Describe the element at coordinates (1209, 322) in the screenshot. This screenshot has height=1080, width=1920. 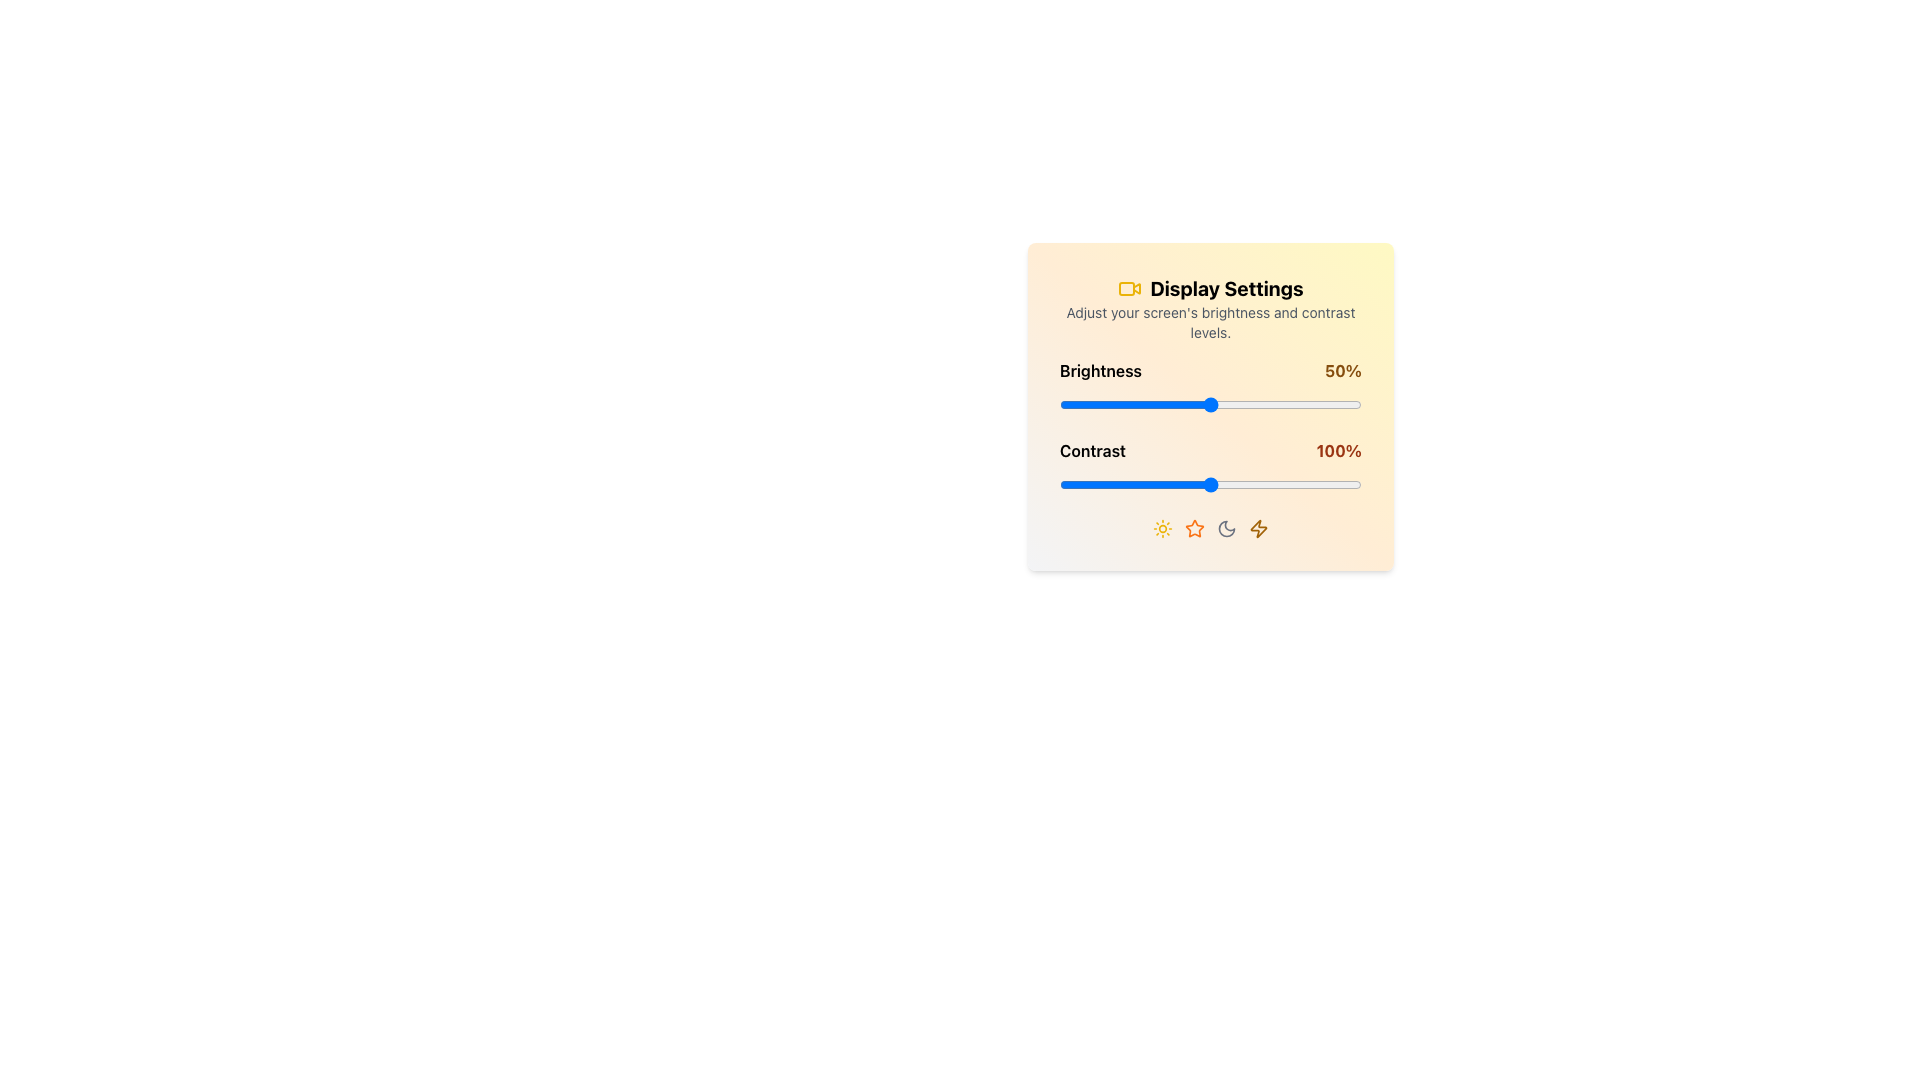
I see `the Static Text Label that provides supplementary instructions about adjusting brightness and contrast, located under 'Display Settings' and above the sliders` at that location.